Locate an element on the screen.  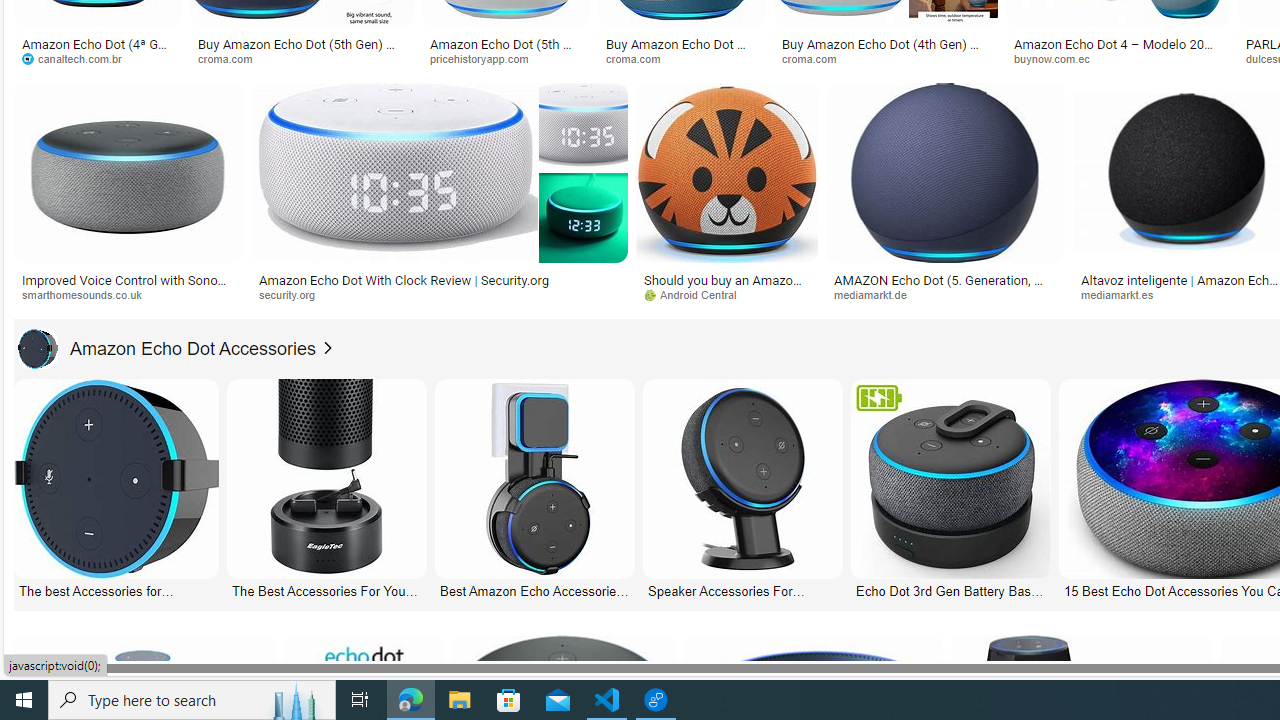
'Improved Voice Control with Sonos & Alexa Echo devices' is located at coordinates (127, 286).